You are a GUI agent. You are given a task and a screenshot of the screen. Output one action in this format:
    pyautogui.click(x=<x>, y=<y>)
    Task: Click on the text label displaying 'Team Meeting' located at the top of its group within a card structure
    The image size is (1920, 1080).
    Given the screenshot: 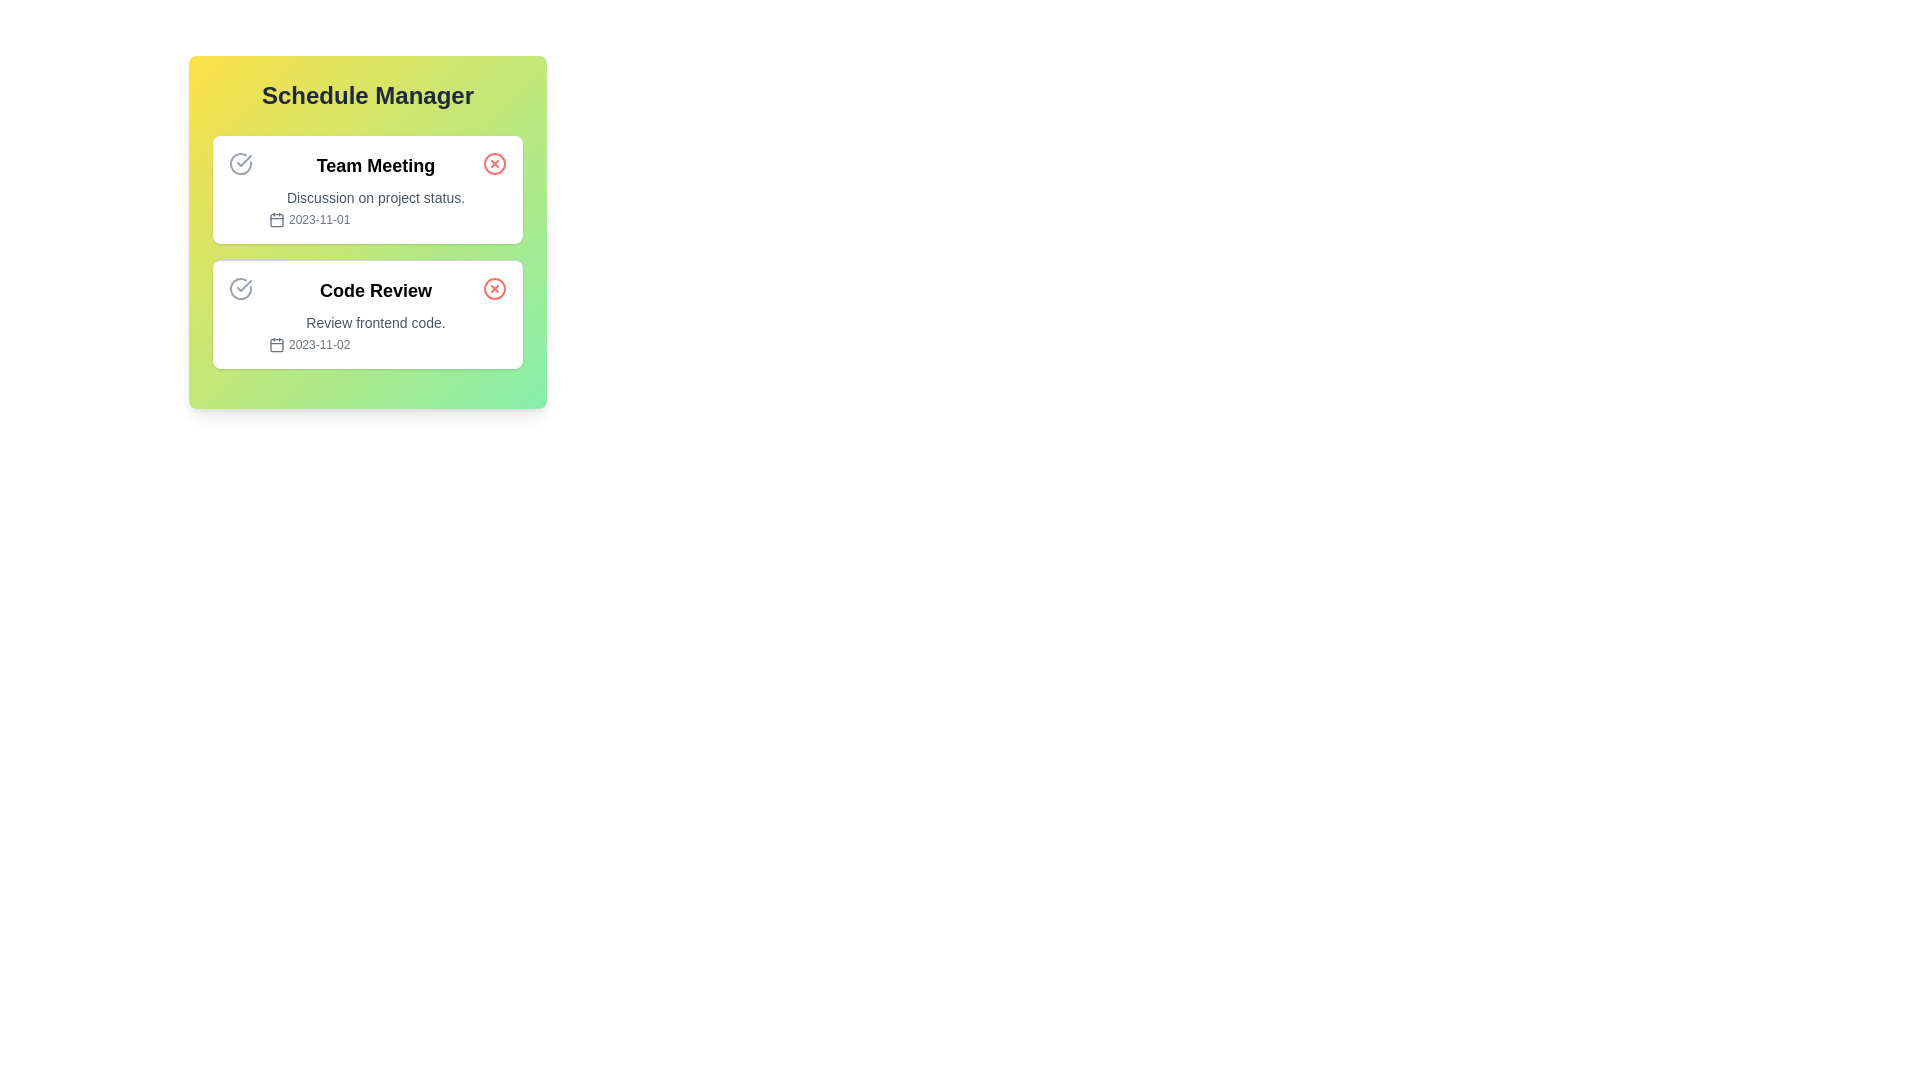 What is the action you would take?
    pyautogui.click(x=375, y=164)
    